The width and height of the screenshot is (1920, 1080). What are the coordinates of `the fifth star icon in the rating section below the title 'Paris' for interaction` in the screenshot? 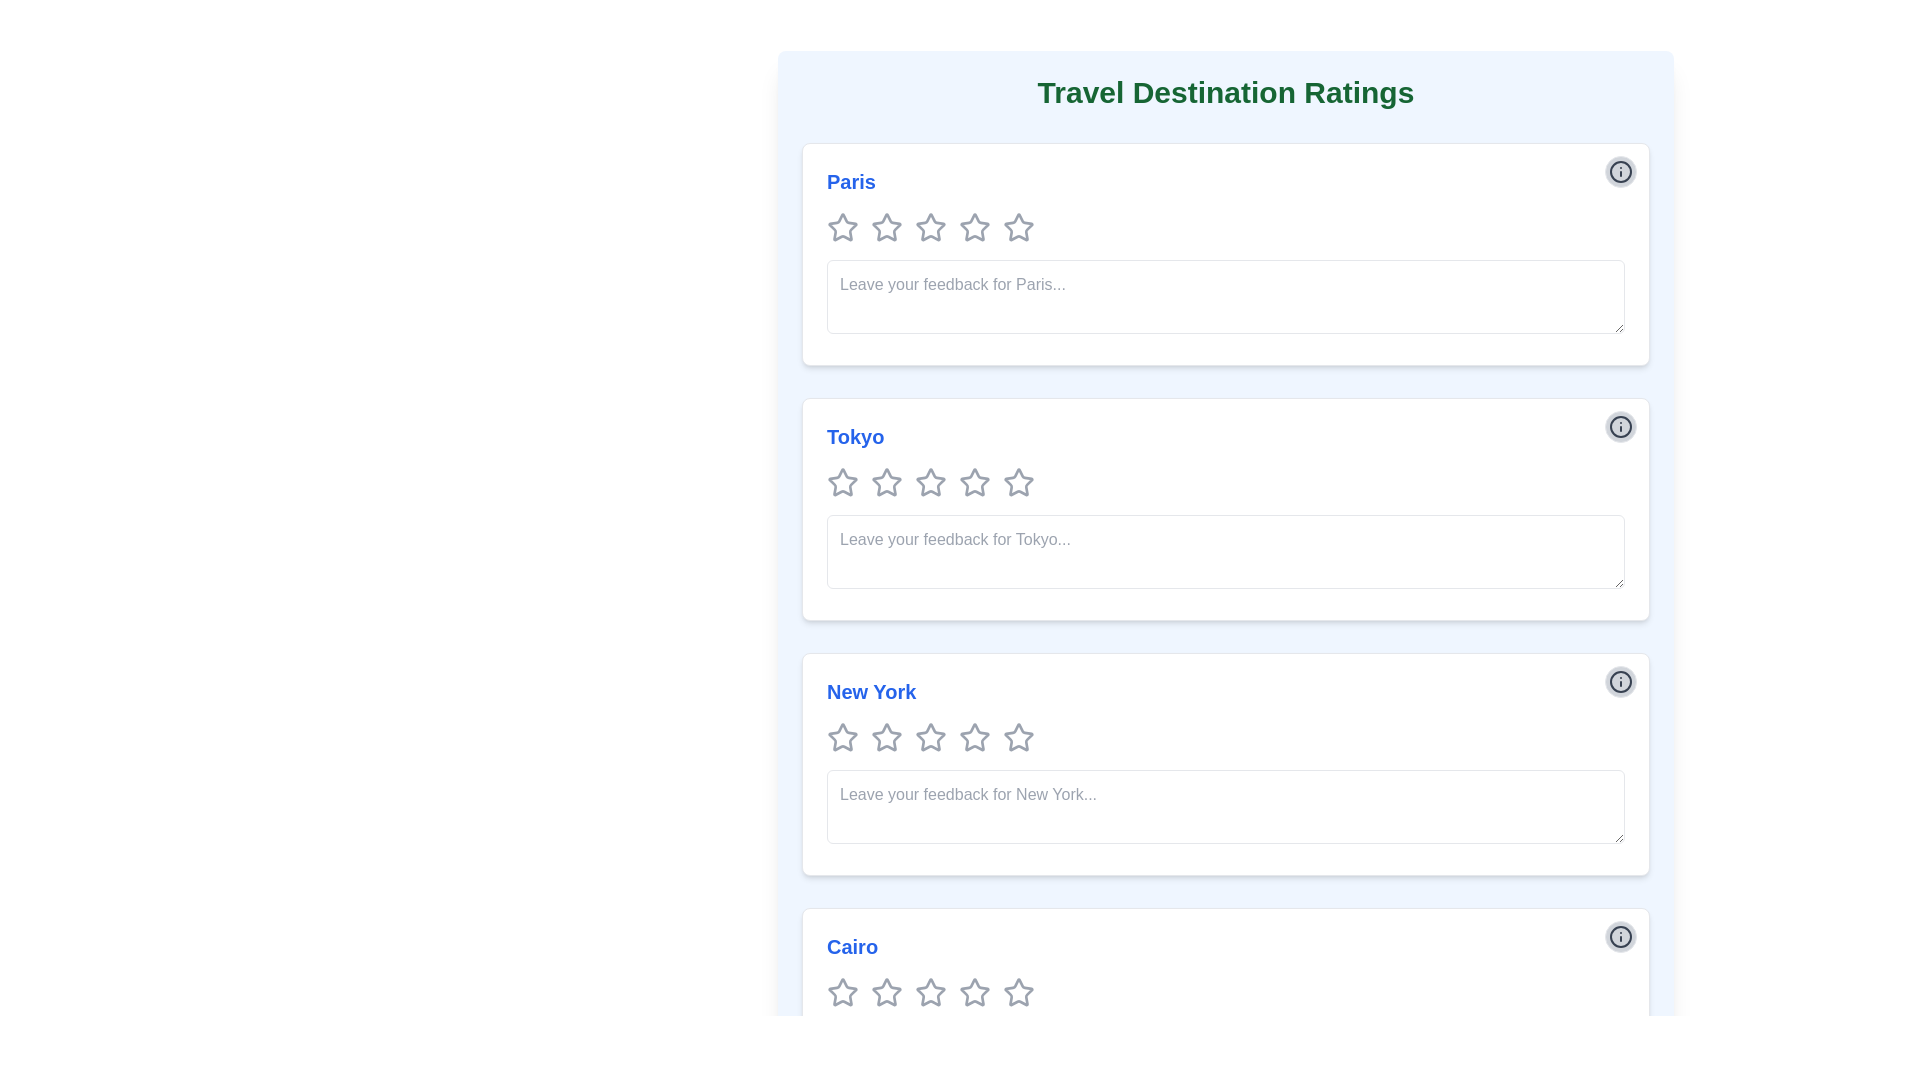 It's located at (1018, 226).